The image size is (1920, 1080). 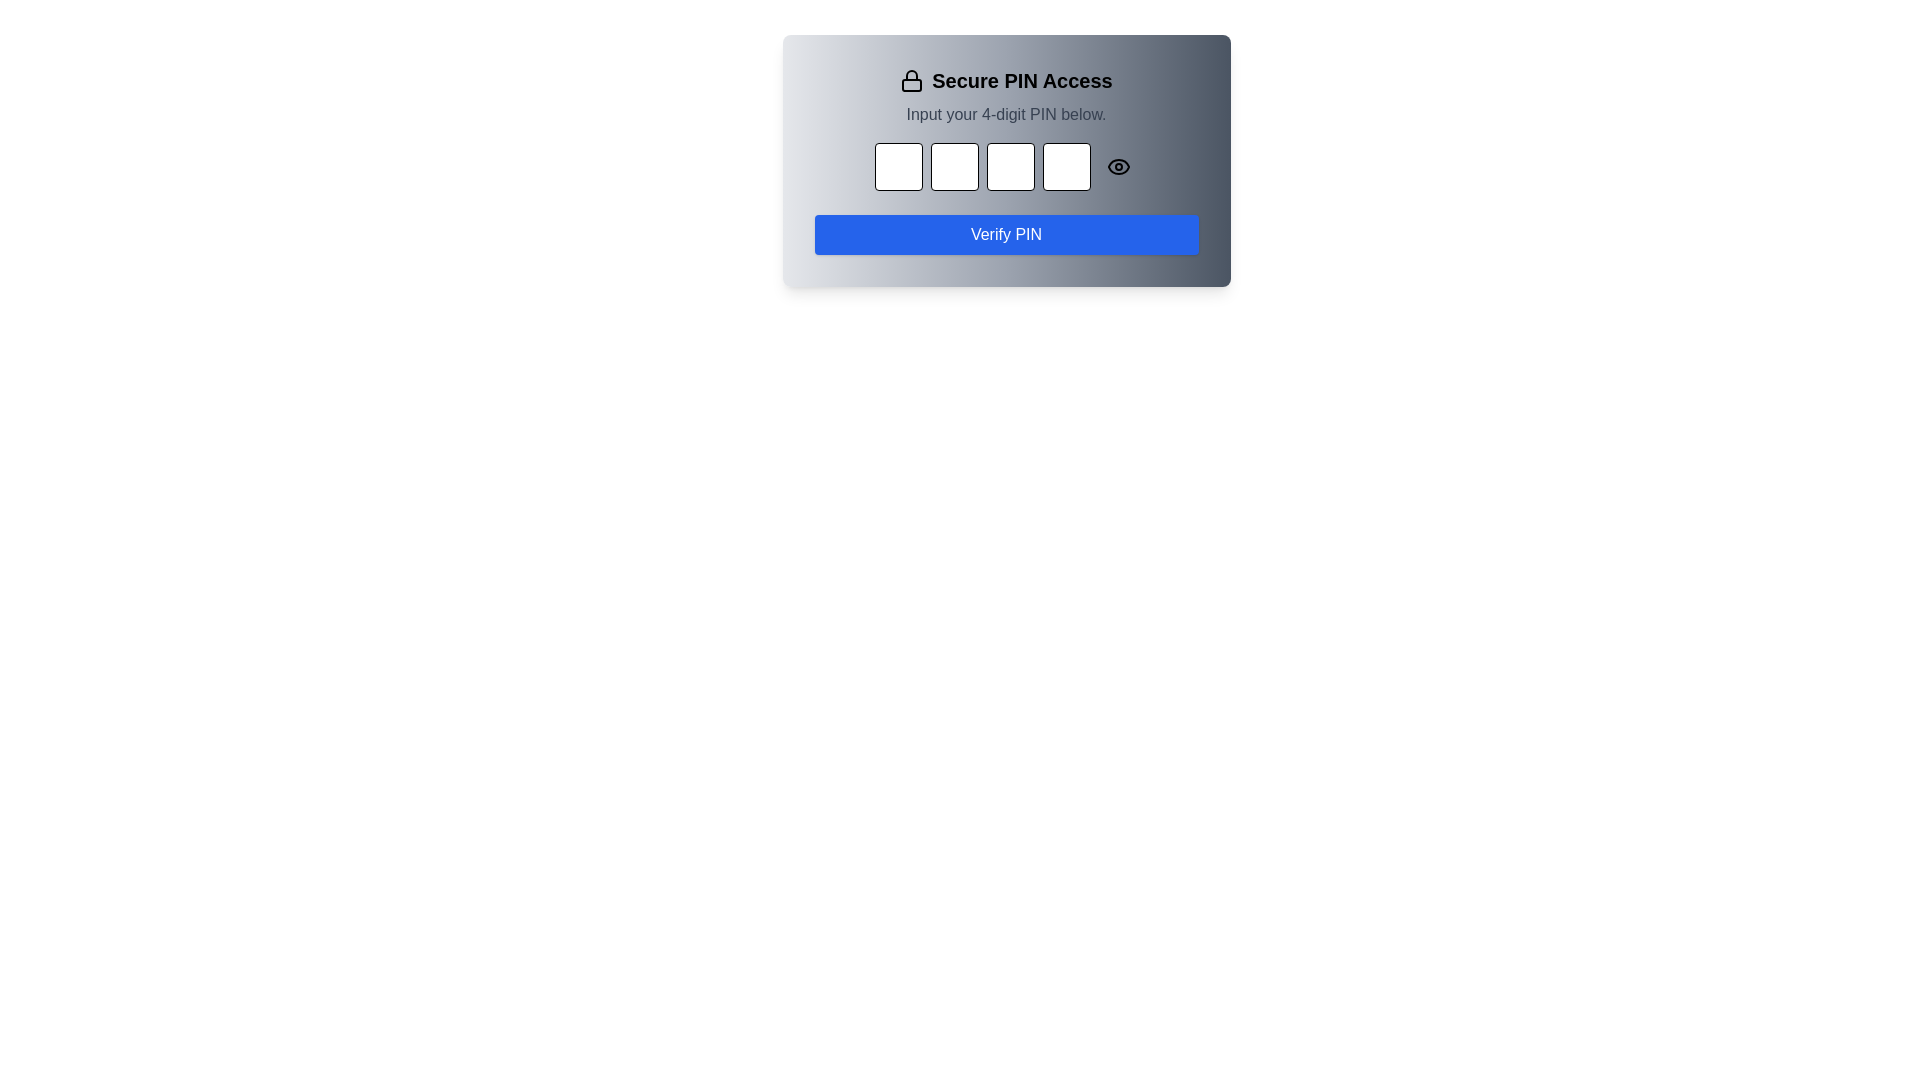 What do you see at coordinates (1117, 165) in the screenshot?
I see `the eye icon button located at the far right of the PIN entry interface` at bounding box center [1117, 165].